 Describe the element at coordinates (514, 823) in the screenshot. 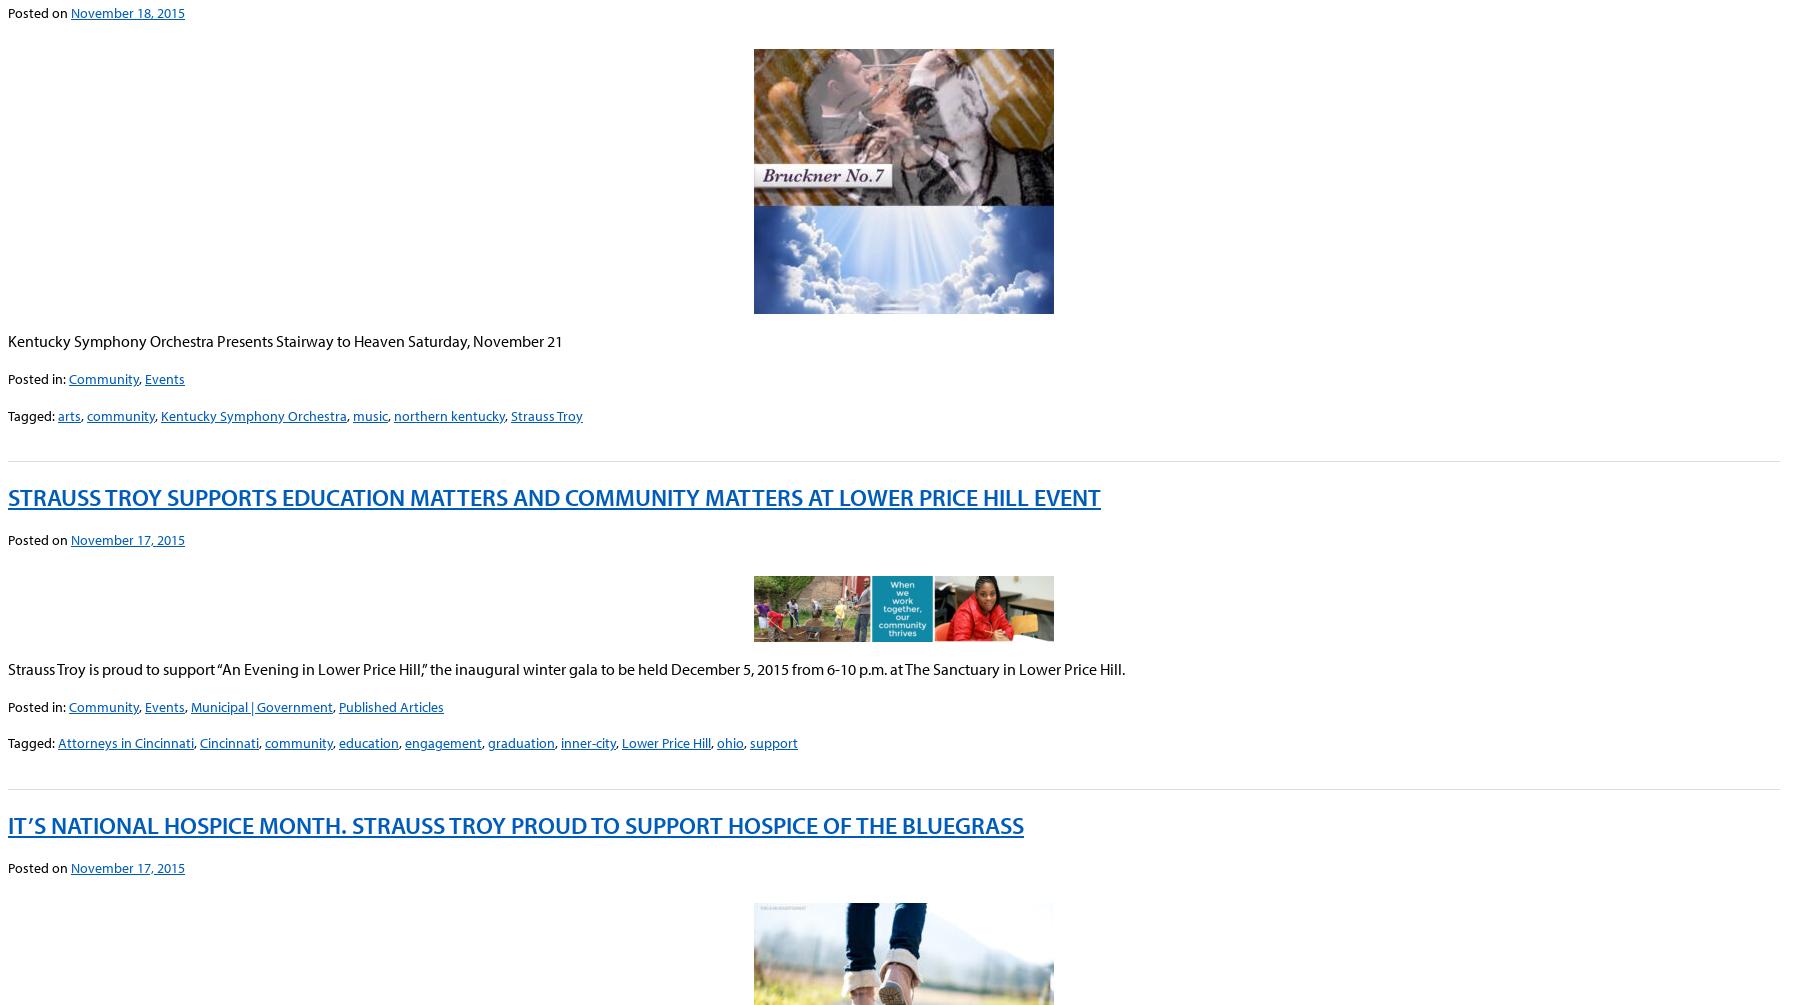

I see `'It’s National Hospice Month. Strauss Troy Proud To Support Hospice Of The Bluegrass'` at that location.